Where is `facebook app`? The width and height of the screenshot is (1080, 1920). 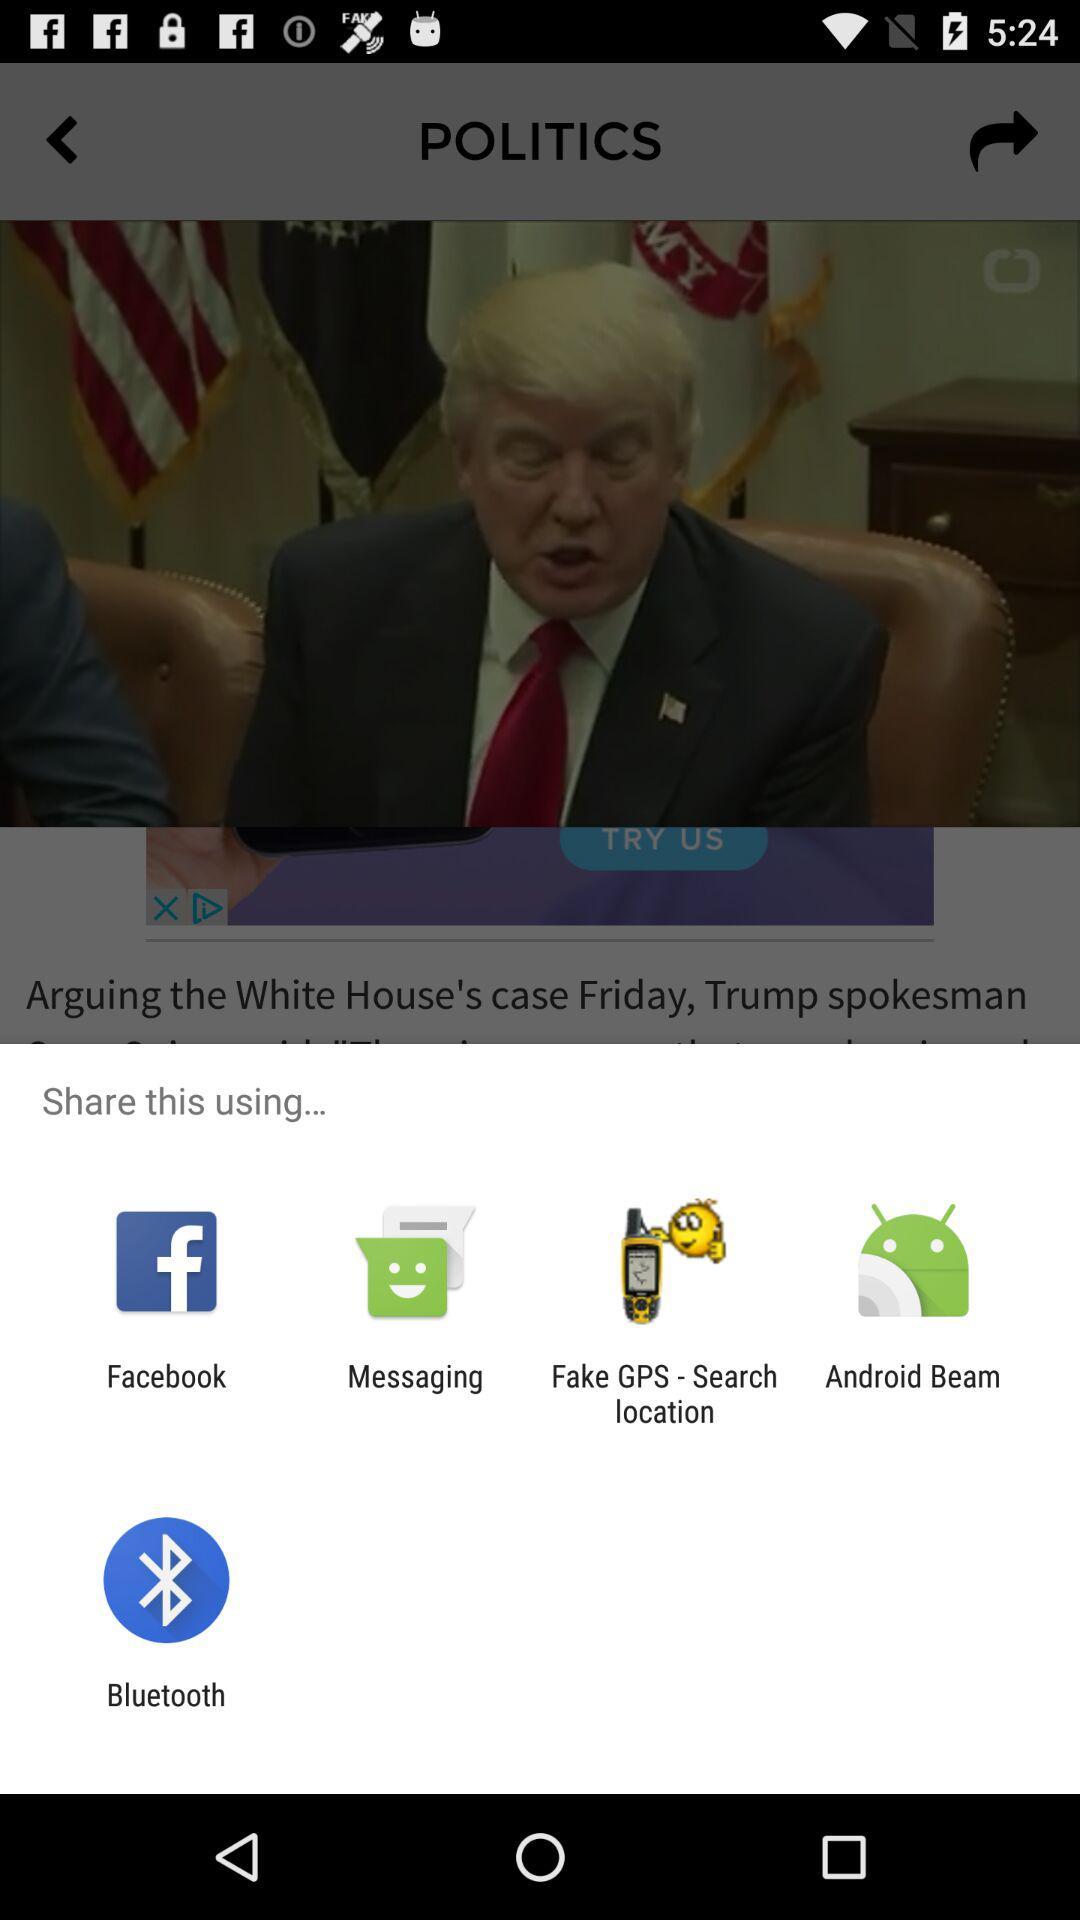 facebook app is located at coordinates (165, 1392).